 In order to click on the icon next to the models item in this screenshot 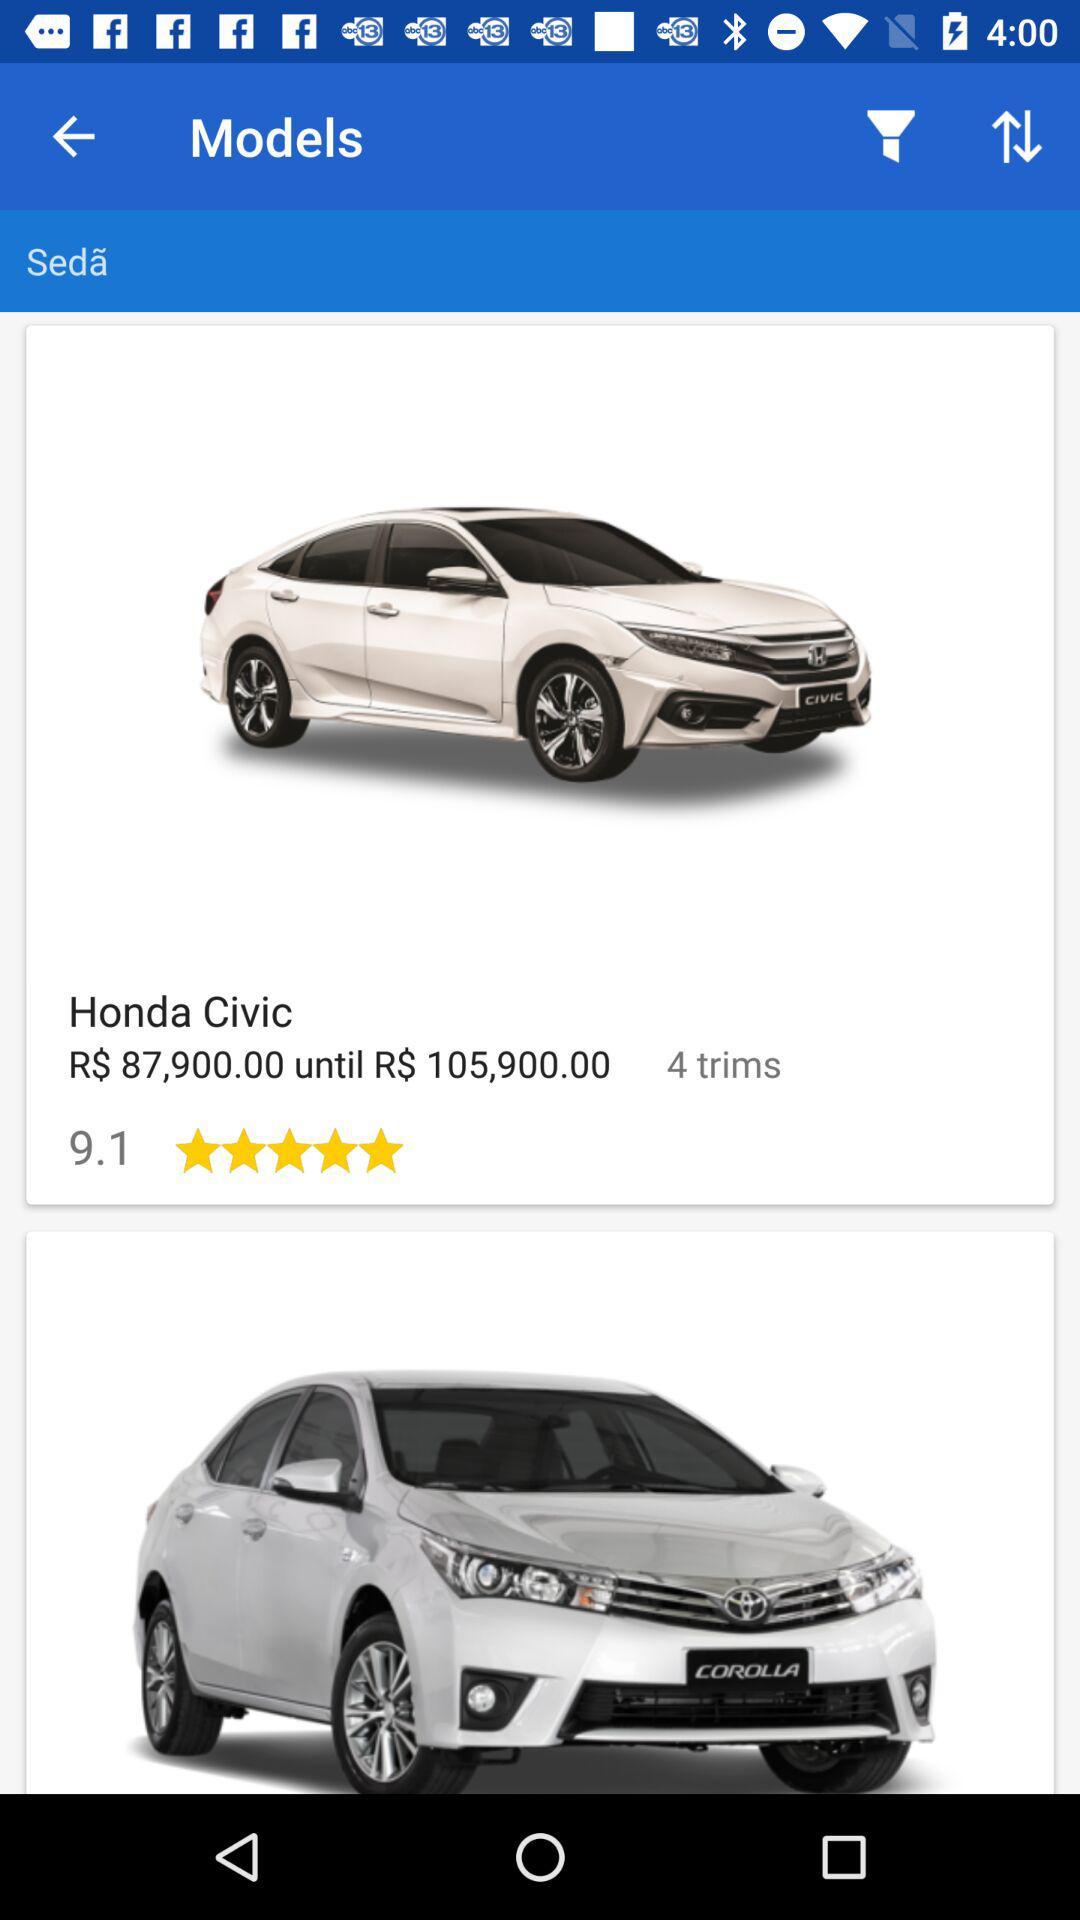, I will do `click(72, 135)`.